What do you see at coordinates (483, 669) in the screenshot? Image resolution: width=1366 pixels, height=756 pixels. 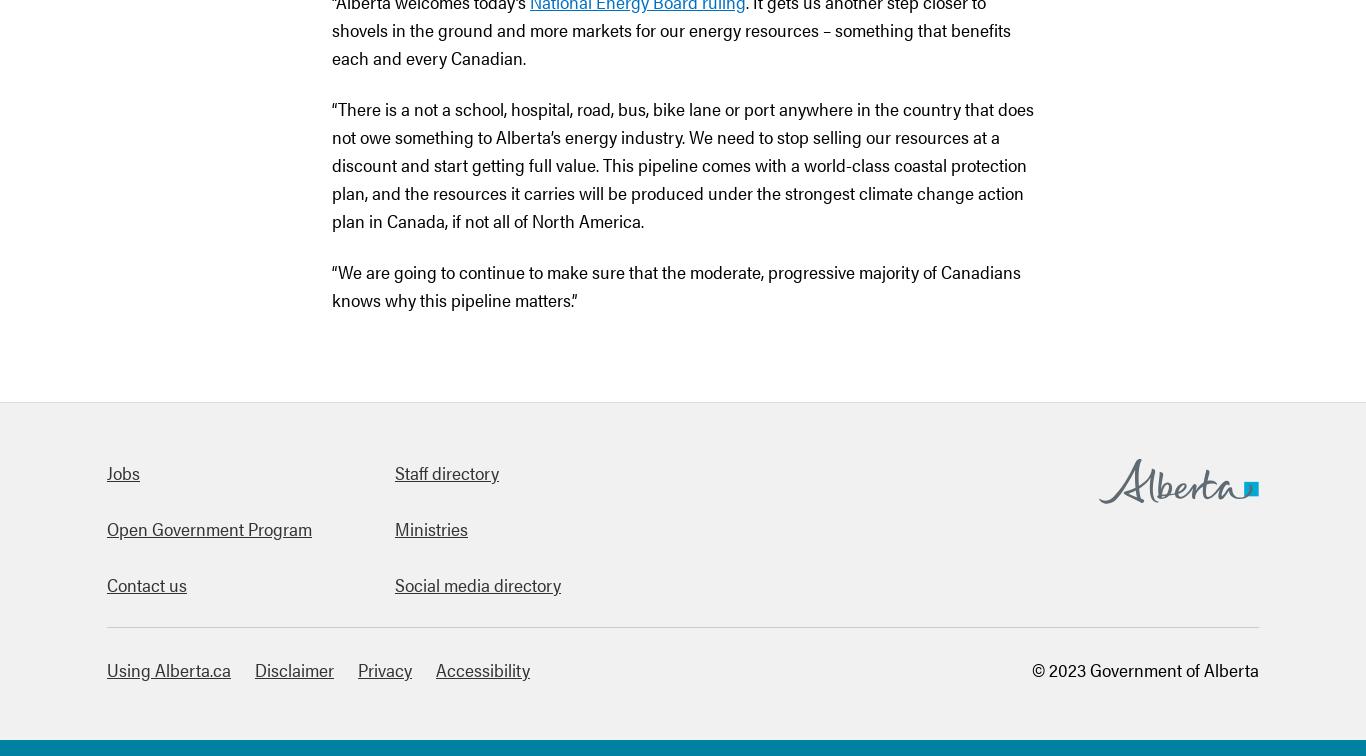 I see `'Accessibility'` at bounding box center [483, 669].